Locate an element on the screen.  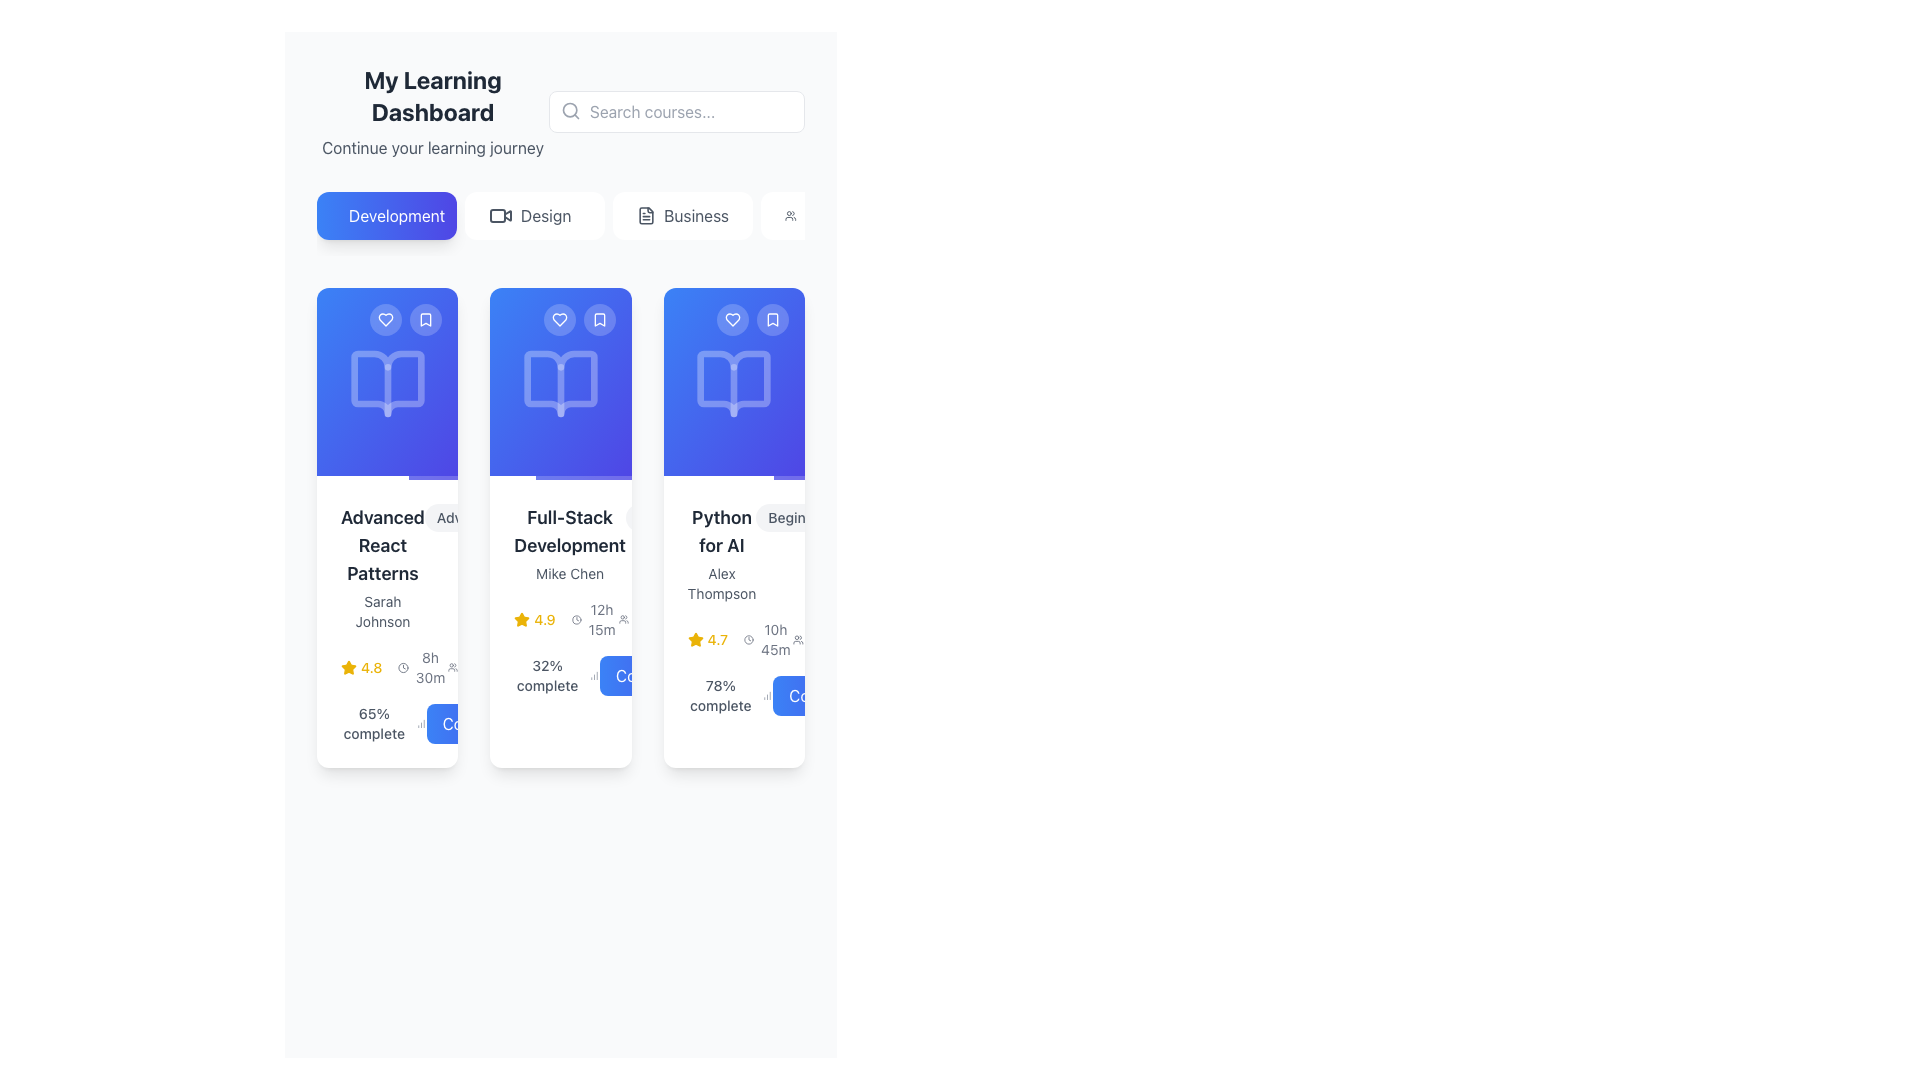
the rounded button with a semi-transparent blue background and a white bookmark icon located in the top-right corner of the second card in the list of learning cards is located at coordinates (598, 319).